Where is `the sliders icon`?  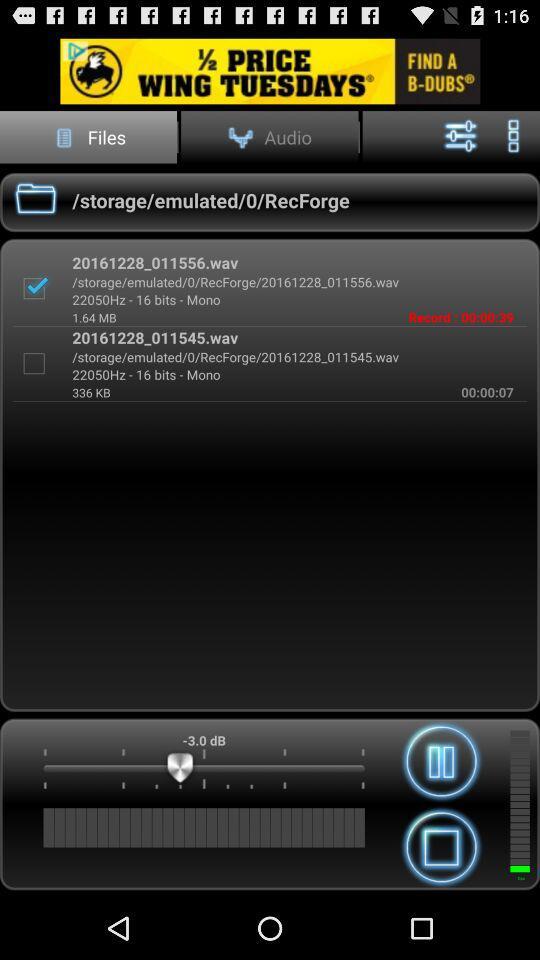
the sliders icon is located at coordinates (461, 144).